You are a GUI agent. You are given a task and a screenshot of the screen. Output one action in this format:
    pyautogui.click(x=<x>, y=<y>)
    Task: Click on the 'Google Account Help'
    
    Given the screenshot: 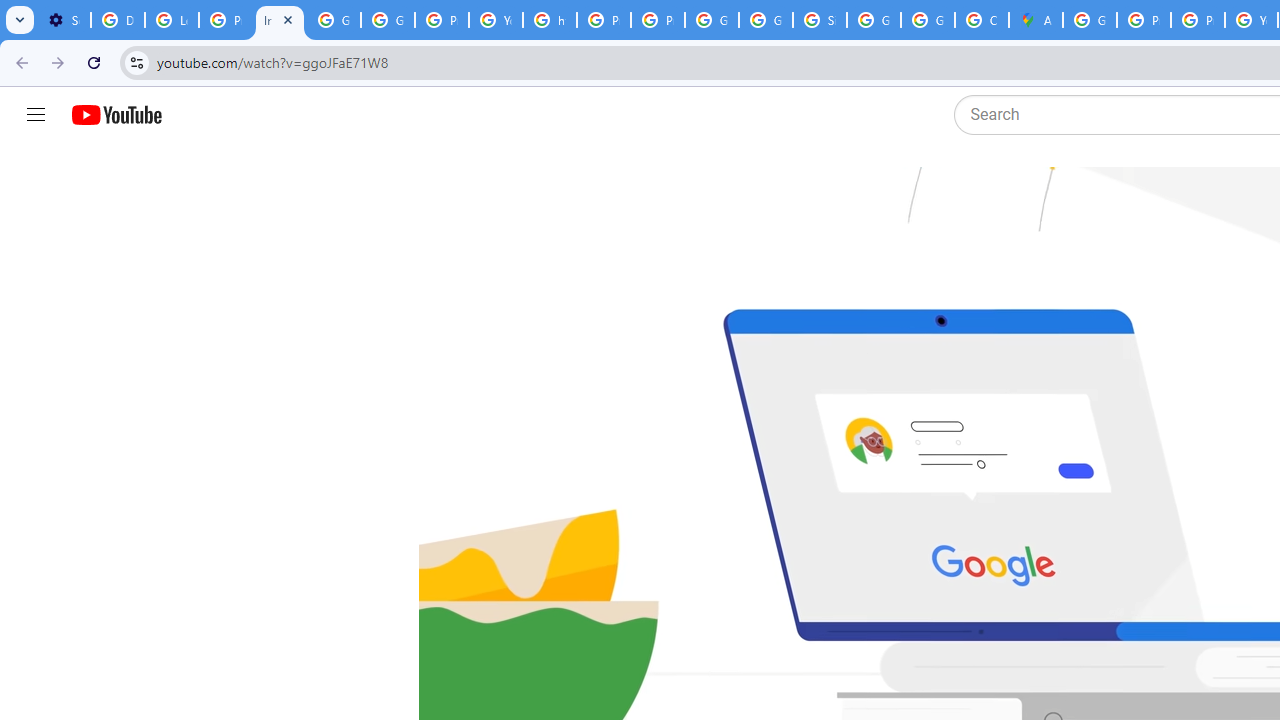 What is the action you would take?
    pyautogui.click(x=334, y=20)
    